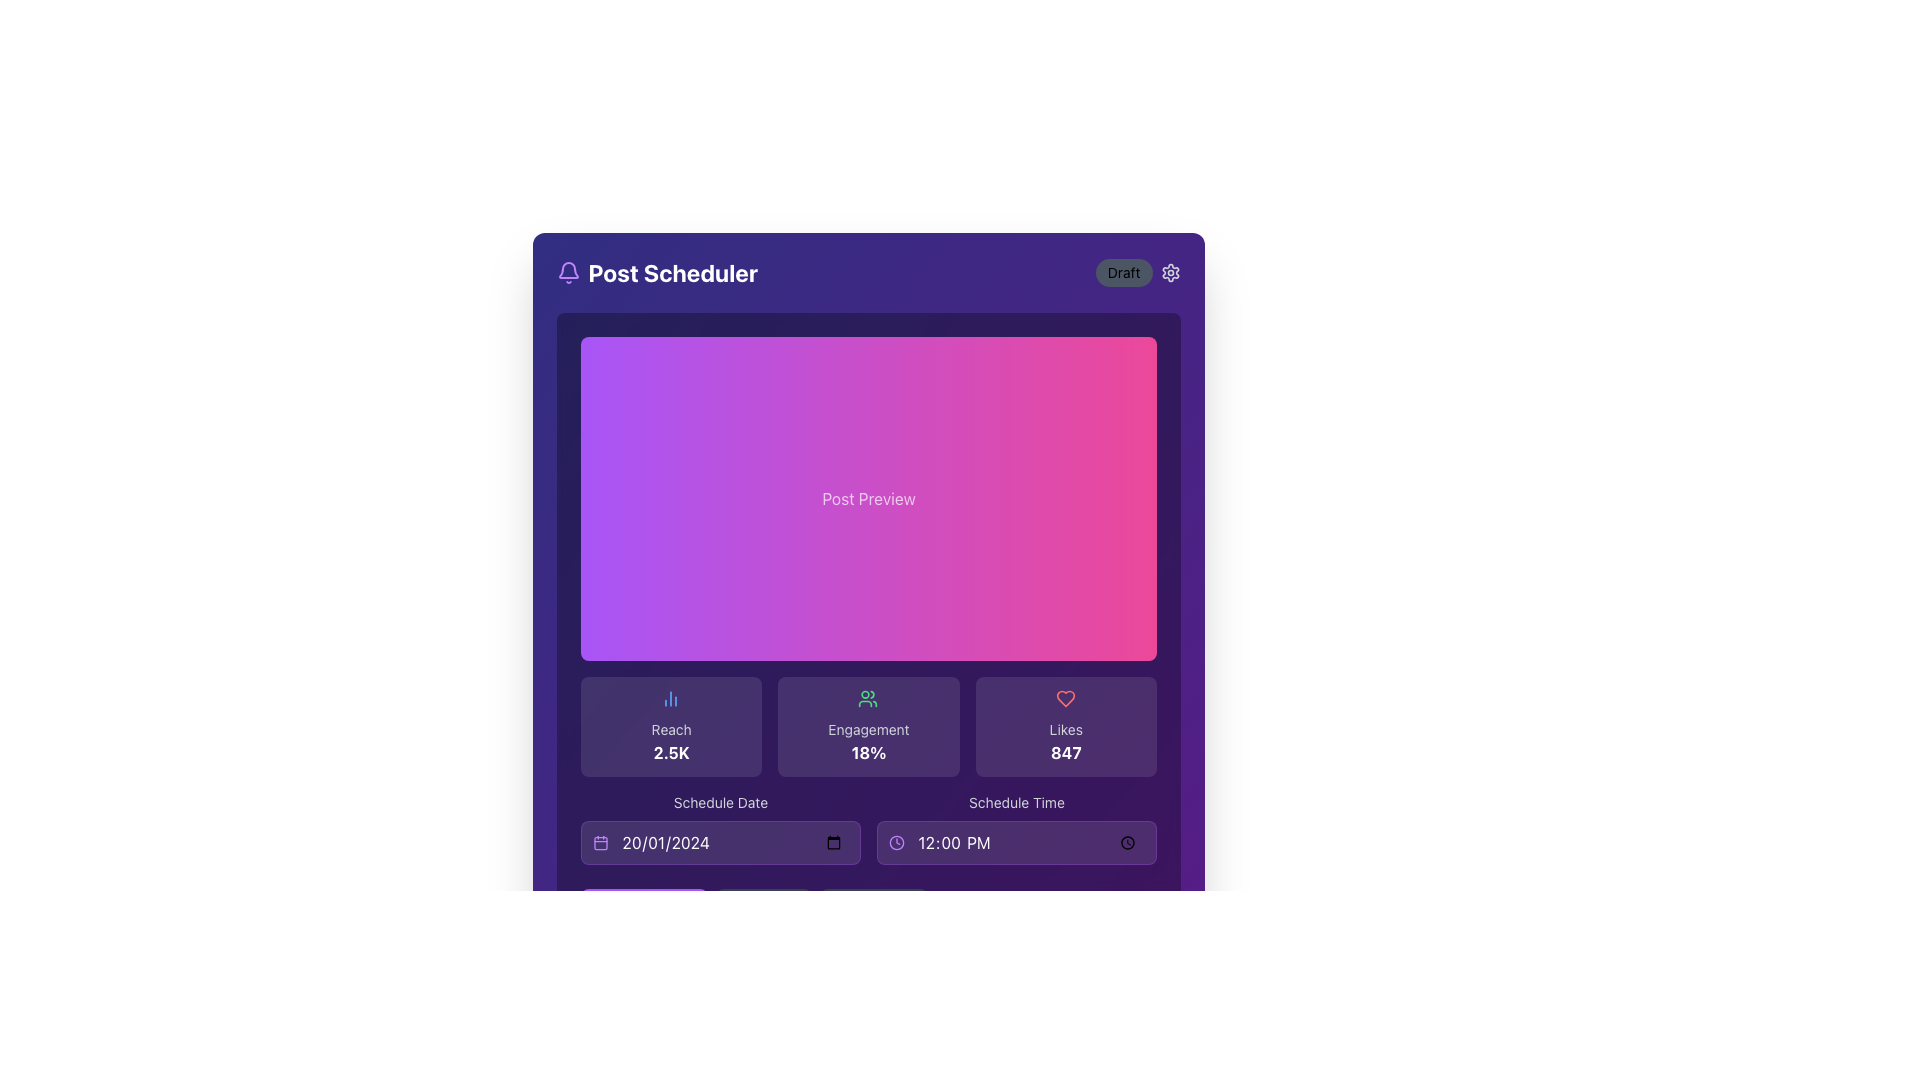 This screenshot has height=1080, width=1920. What do you see at coordinates (1064, 697) in the screenshot?
I see `the heart icon that indicates the 'Likes' metric, which is located directly above the text elements 'Likes' and '847'` at bounding box center [1064, 697].